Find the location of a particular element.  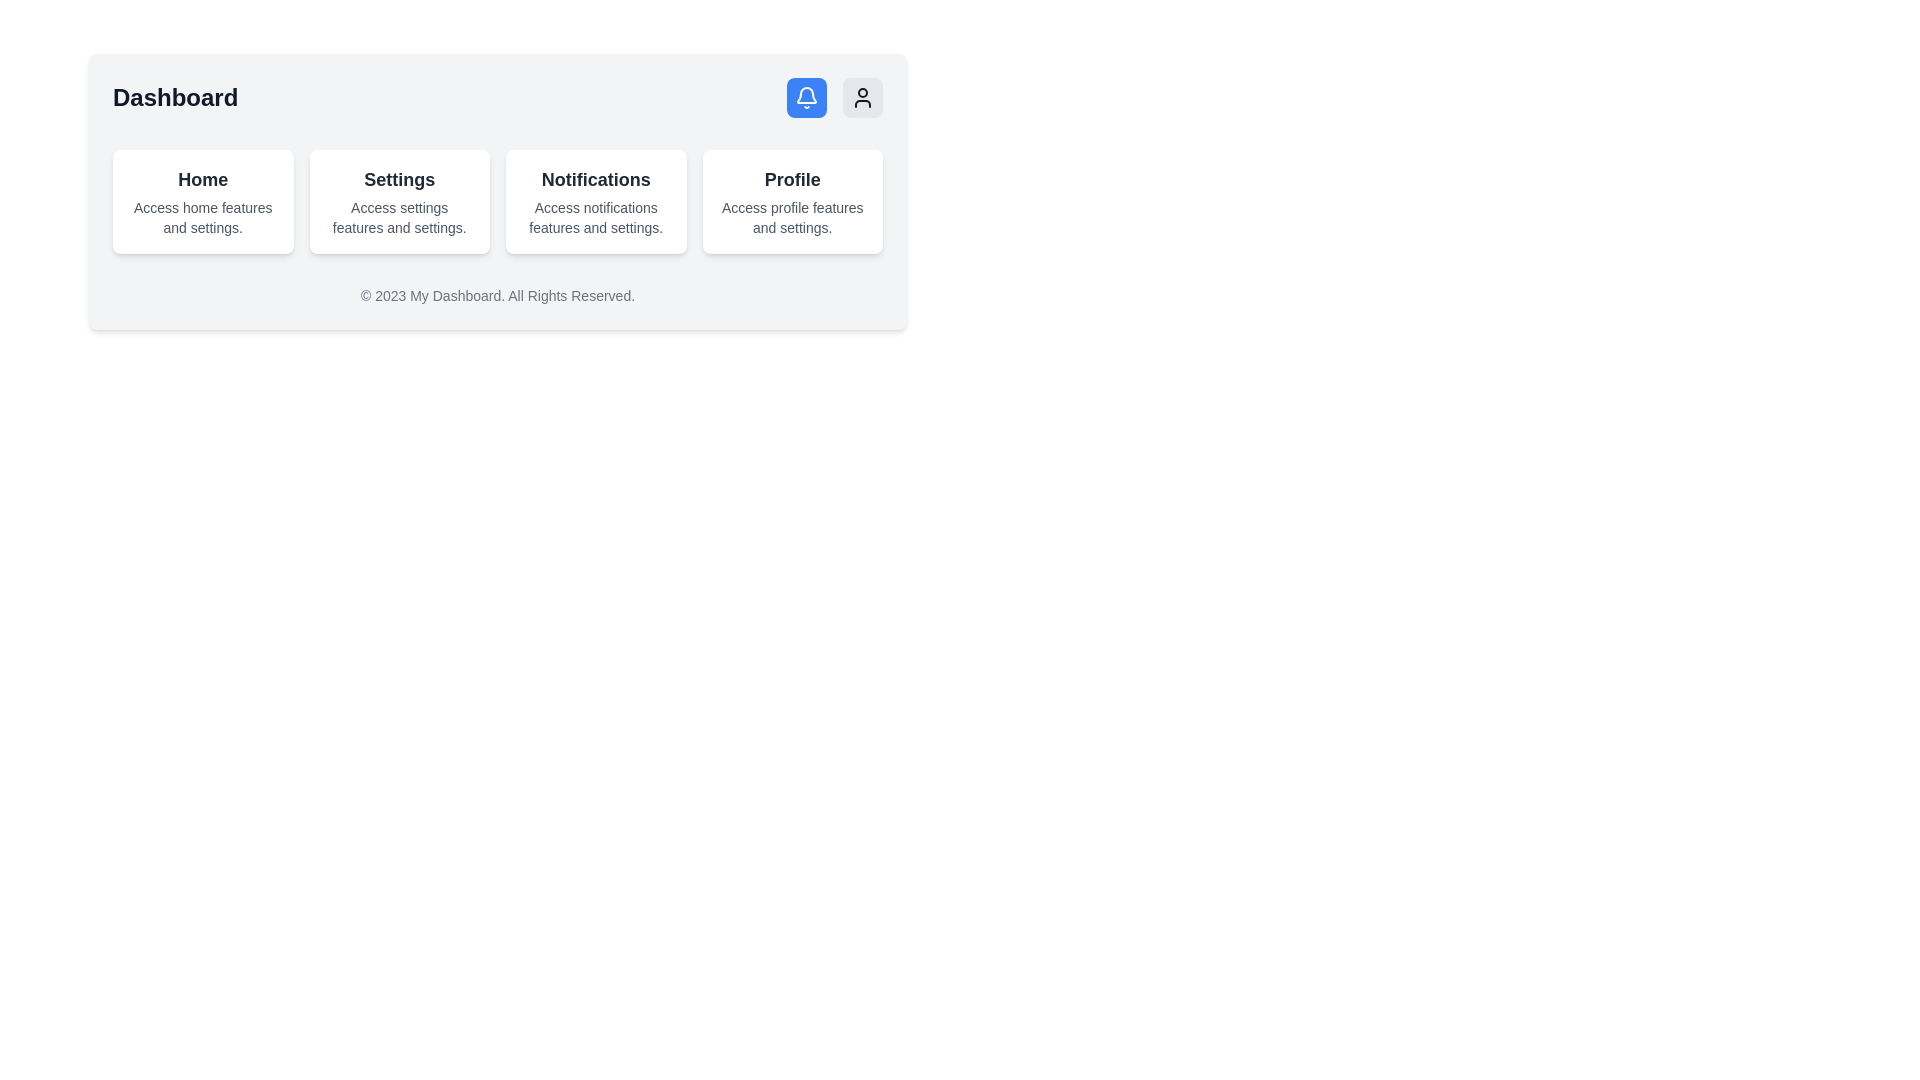

the content of the Information card, which serves as an entry point for managing or viewing notifications, located as the third card in a series of four horizontally aligned cards is located at coordinates (595, 201).